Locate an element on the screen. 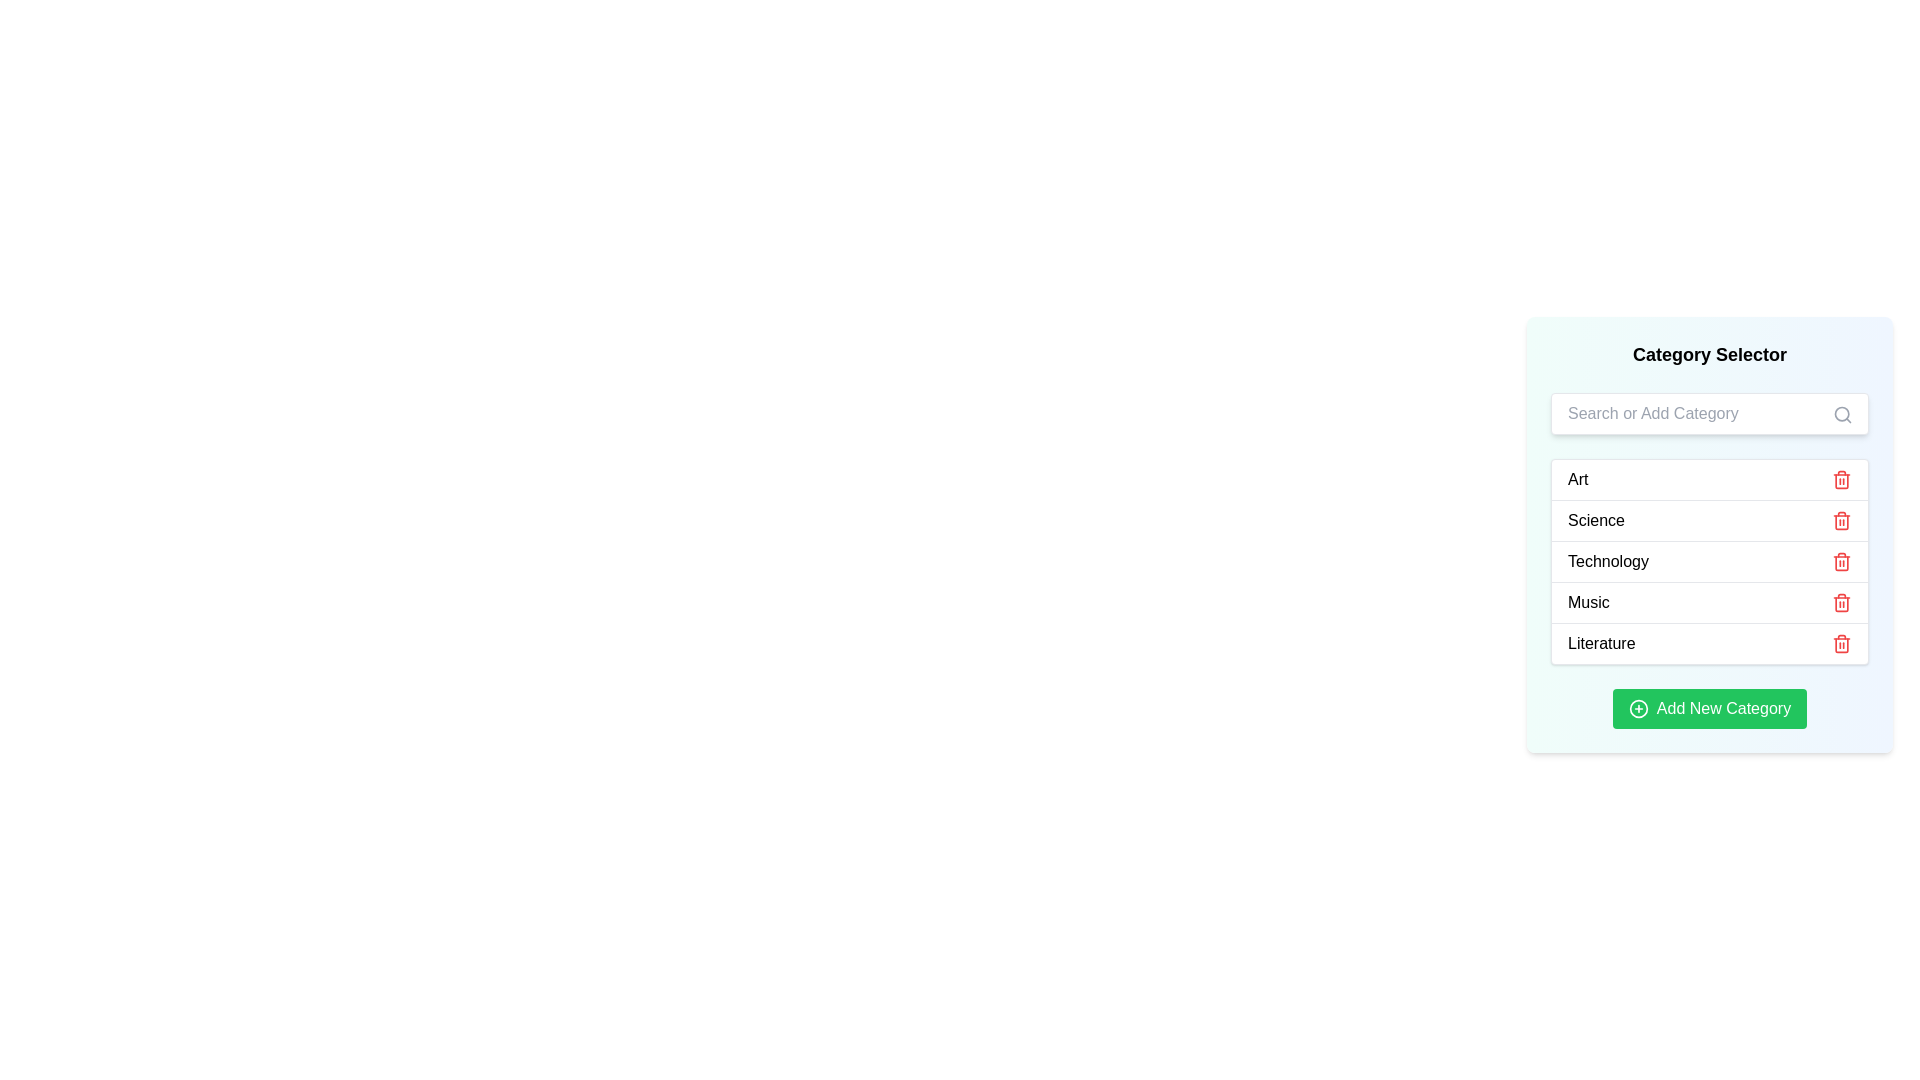  the 'Music' category item in the fourth row of the Category Selector list, which includes a red trash icon on the right is located at coordinates (1708, 601).